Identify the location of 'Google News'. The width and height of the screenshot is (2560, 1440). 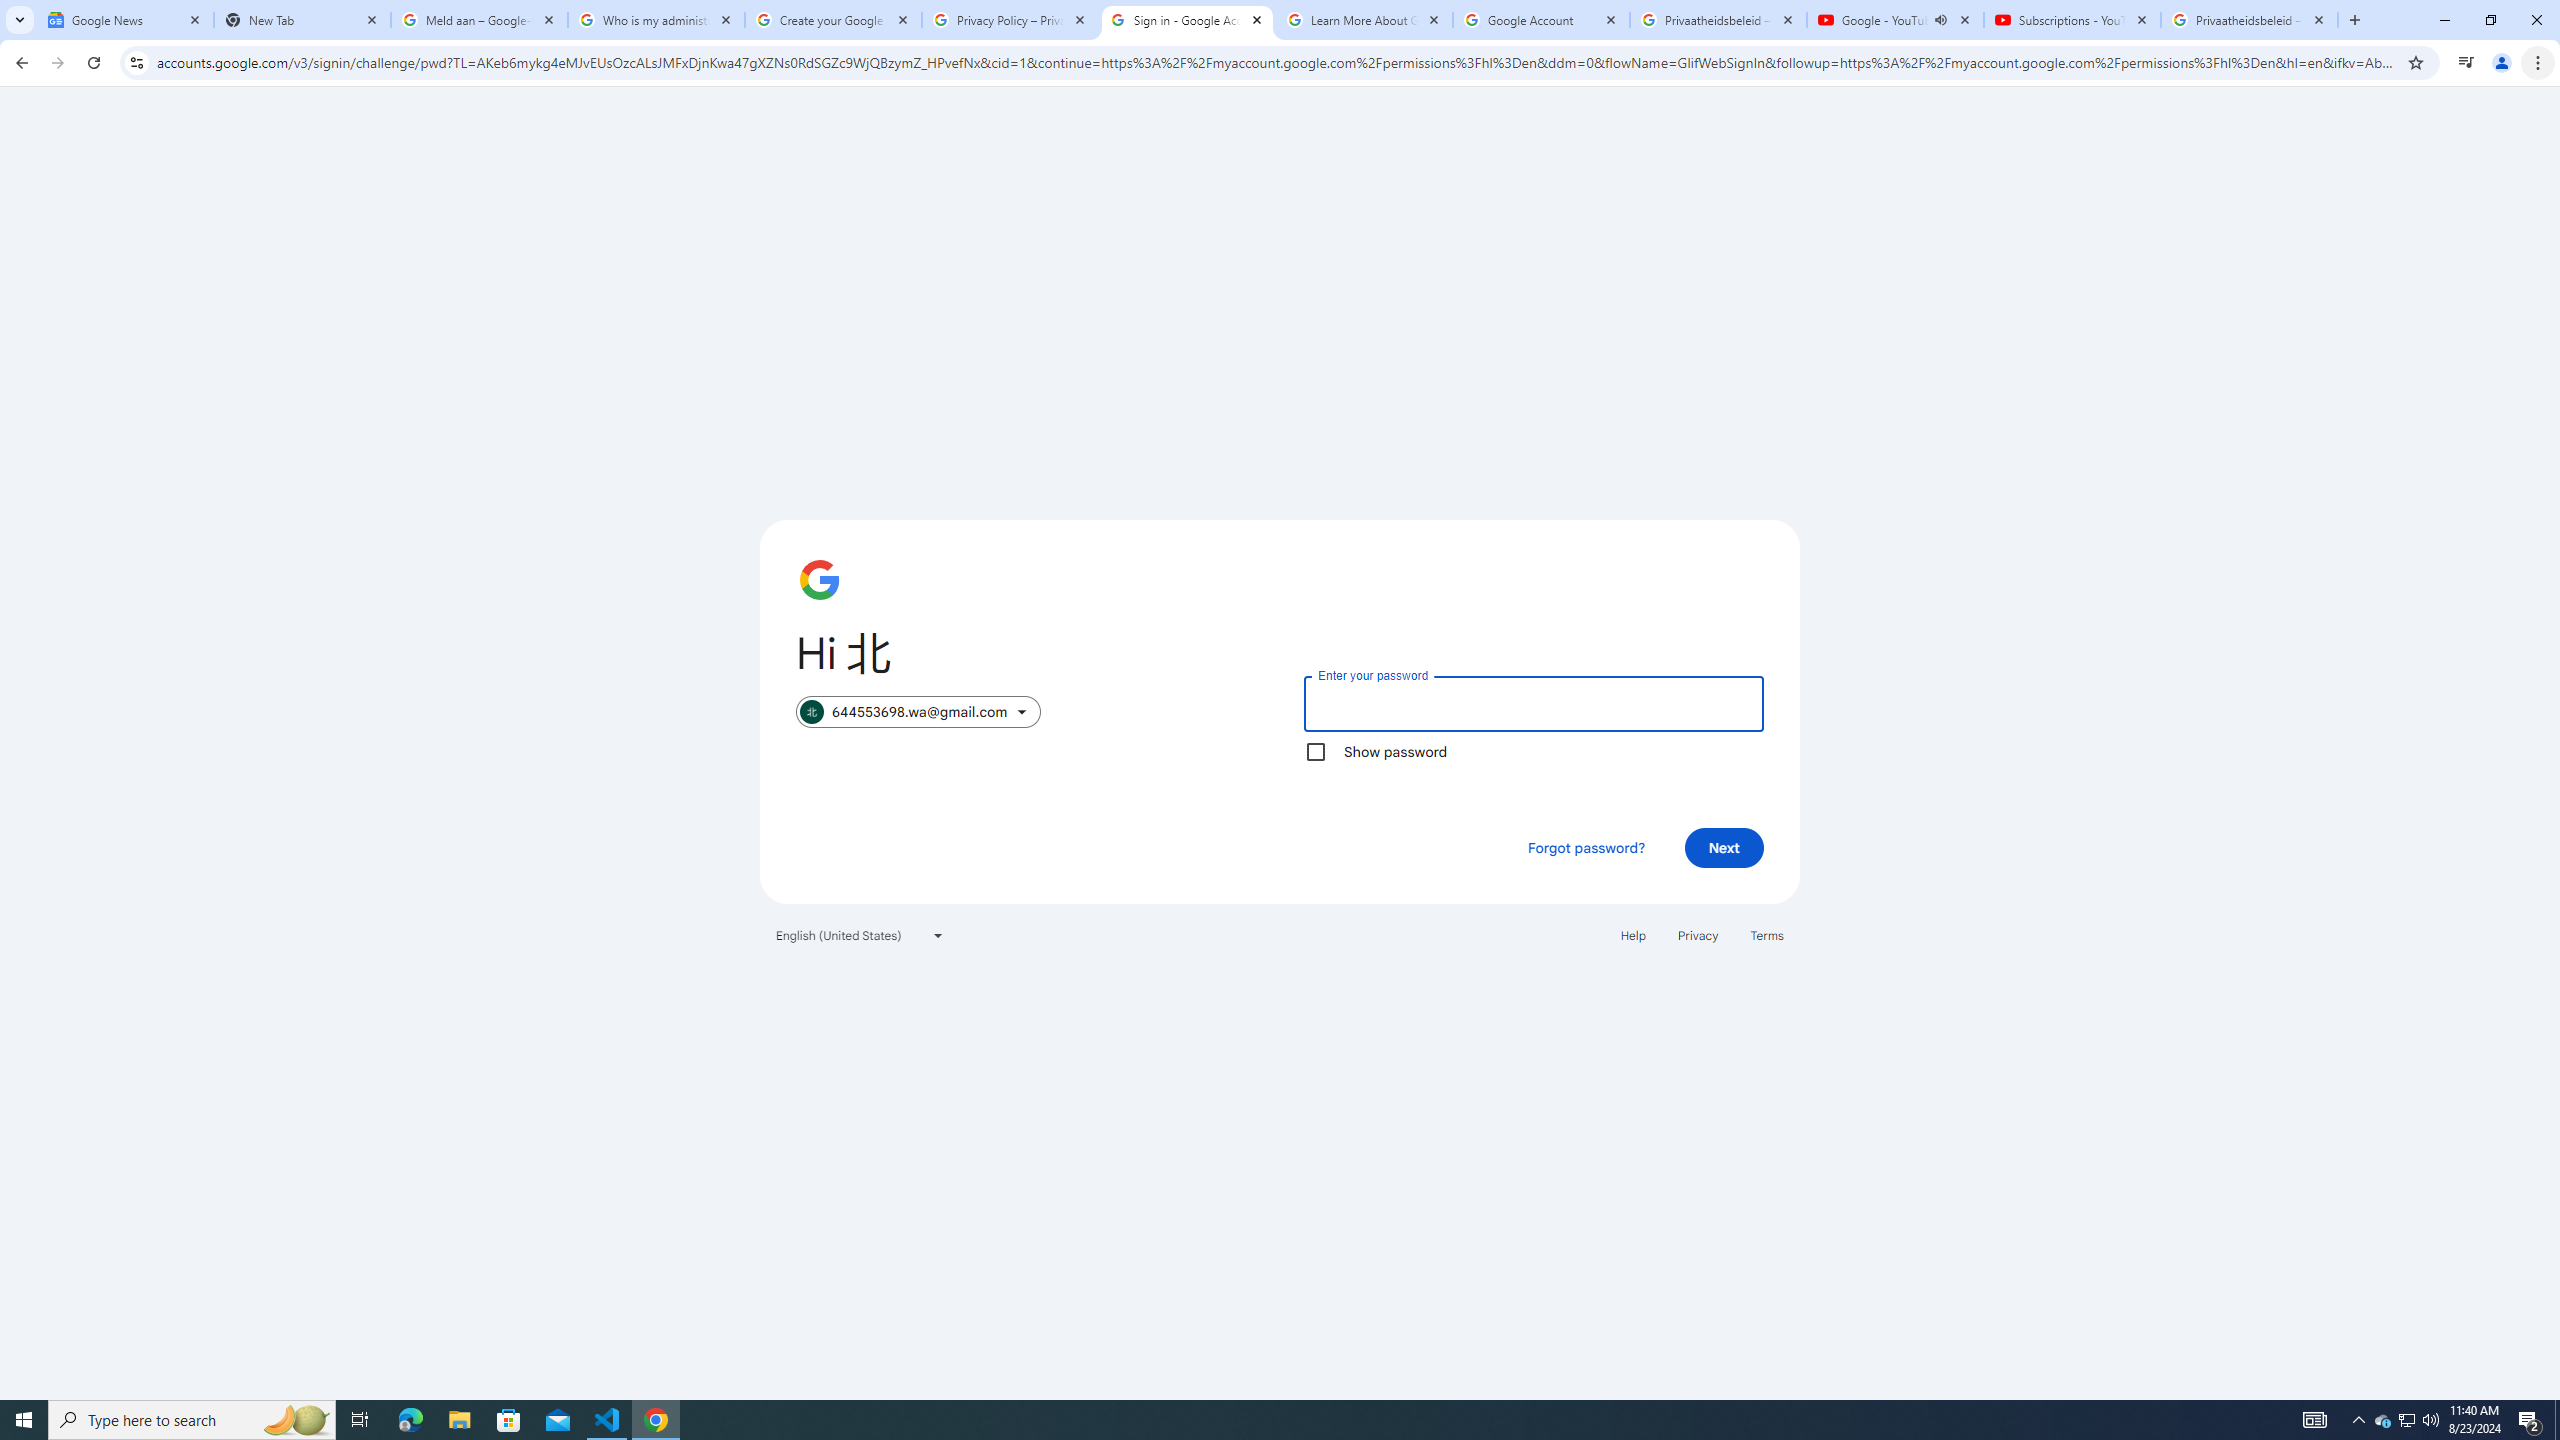
(125, 19).